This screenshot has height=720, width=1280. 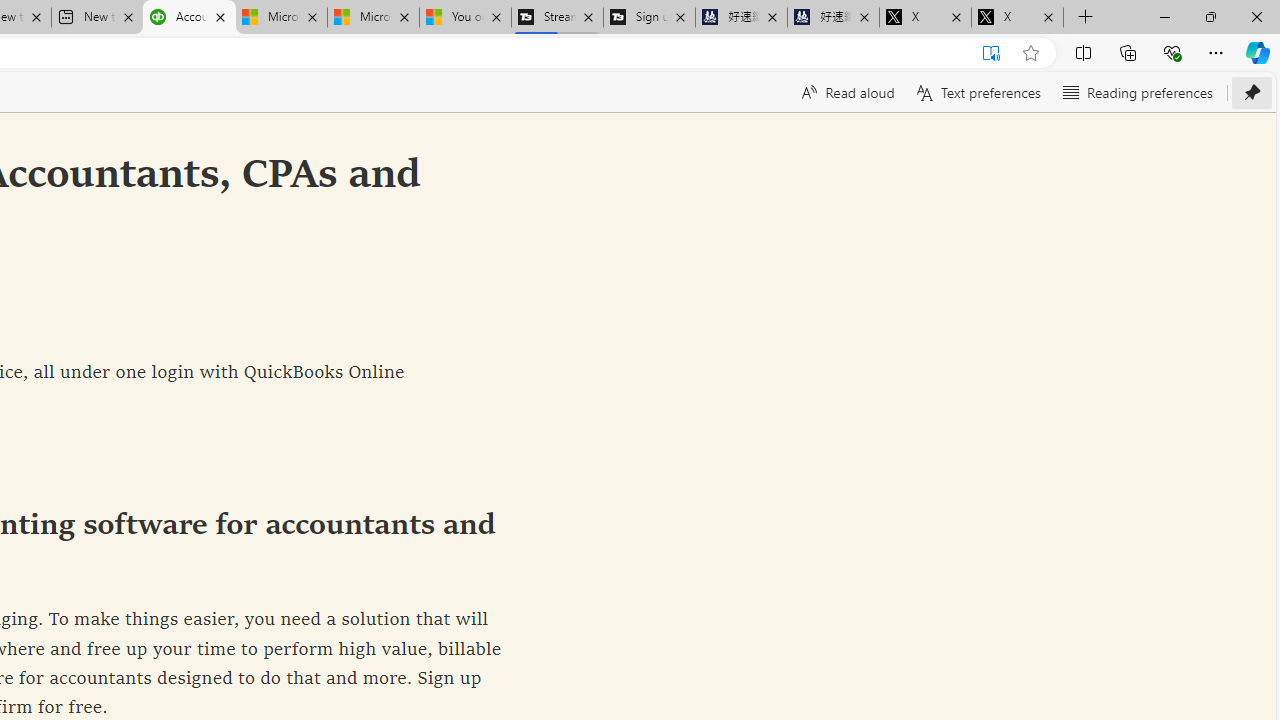 I want to click on 'Text preferences', so click(x=977, y=92).